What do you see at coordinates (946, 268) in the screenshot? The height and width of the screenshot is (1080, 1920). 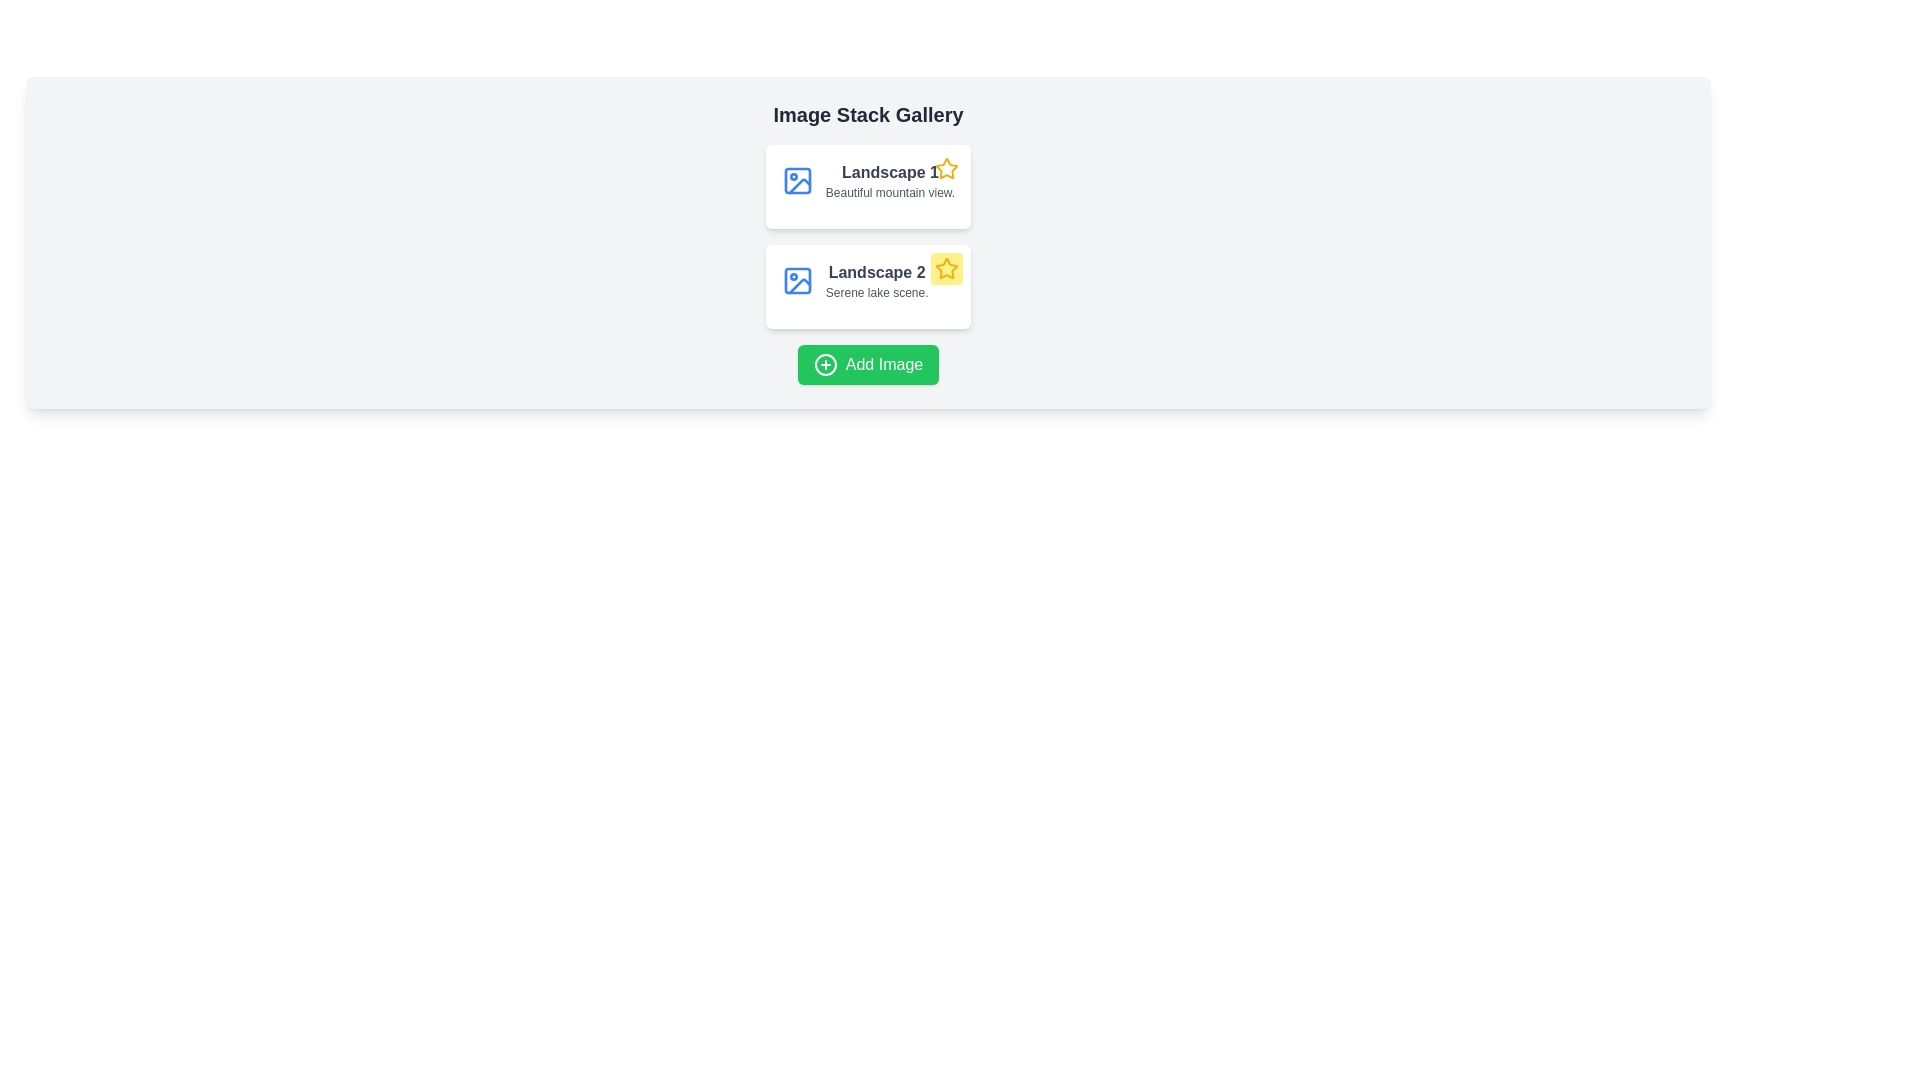 I see `the interactive favorite button/icon located at the top-right corner of the card displaying 'Landscape 2'` at bounding box center [946, 268].